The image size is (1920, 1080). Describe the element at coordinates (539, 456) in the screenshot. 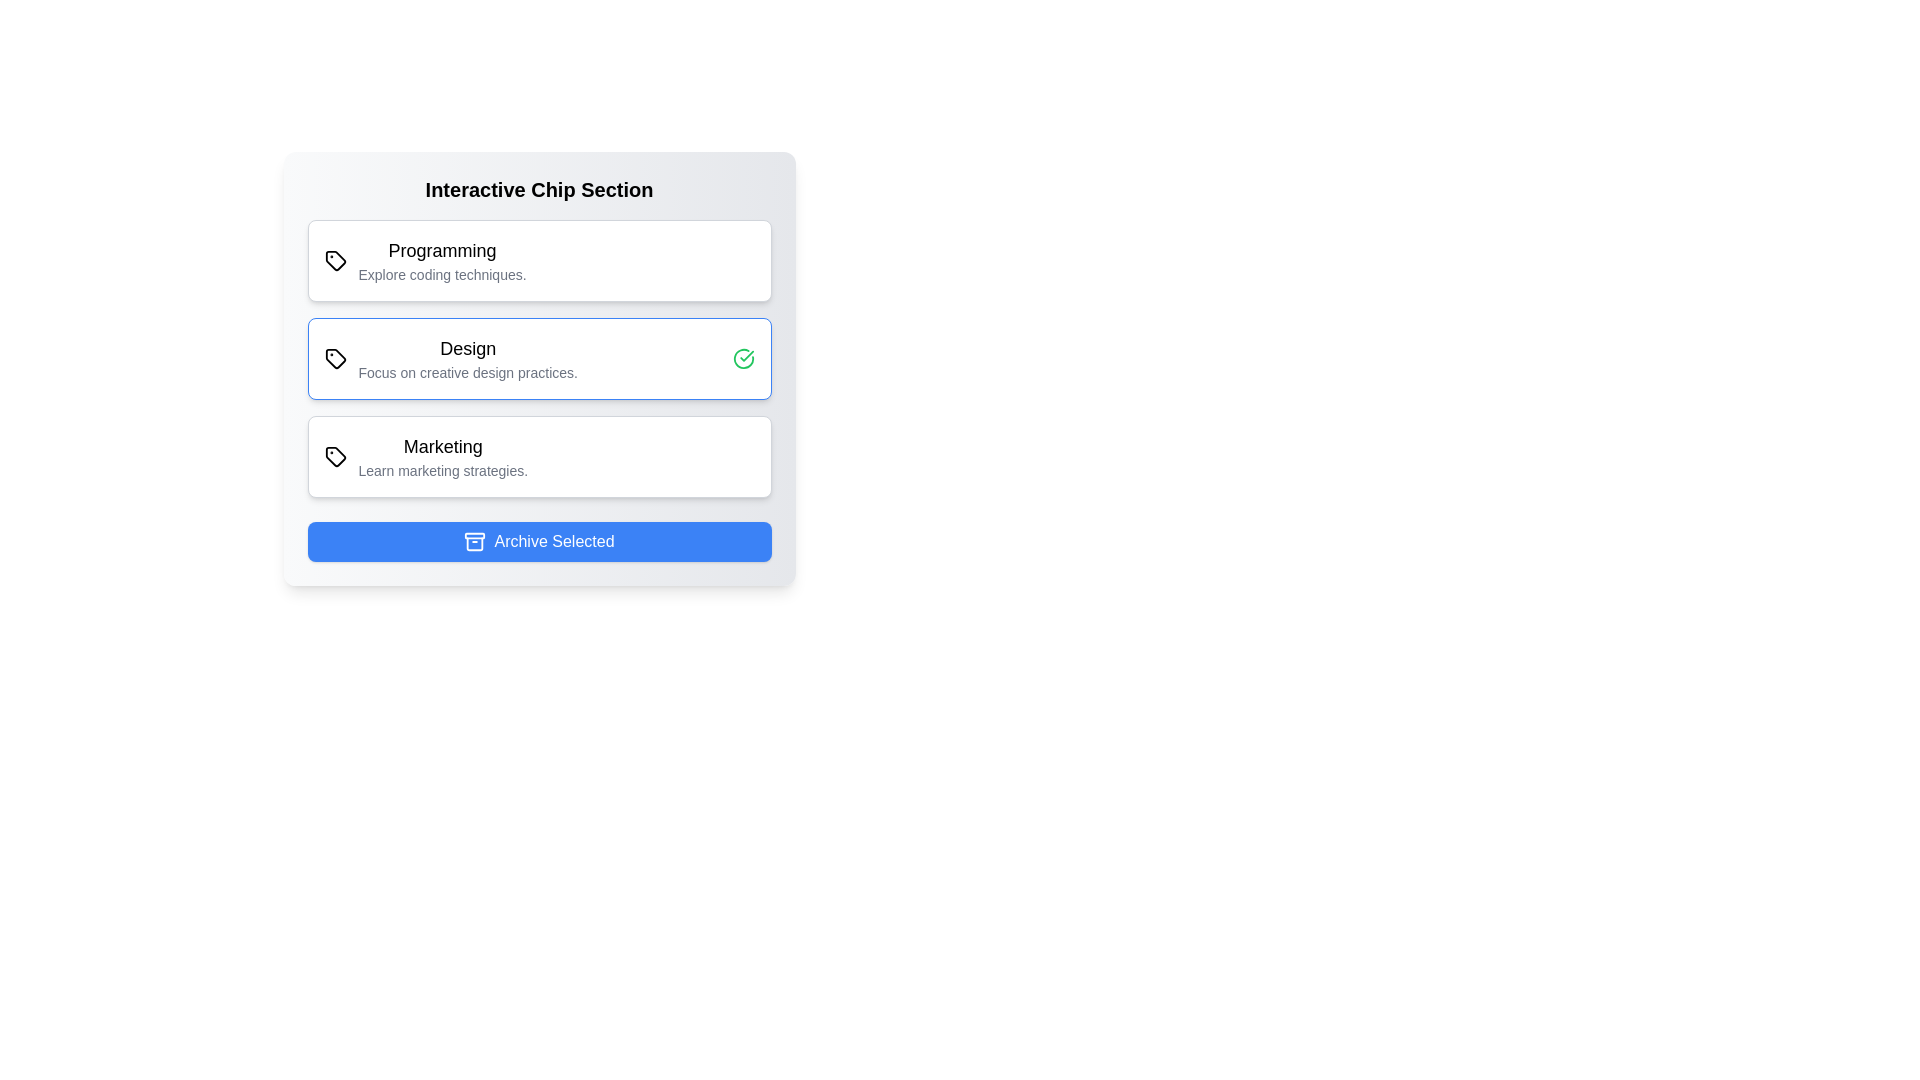

I see `the chip labeled Marketing to toggle its selection state` at that location.